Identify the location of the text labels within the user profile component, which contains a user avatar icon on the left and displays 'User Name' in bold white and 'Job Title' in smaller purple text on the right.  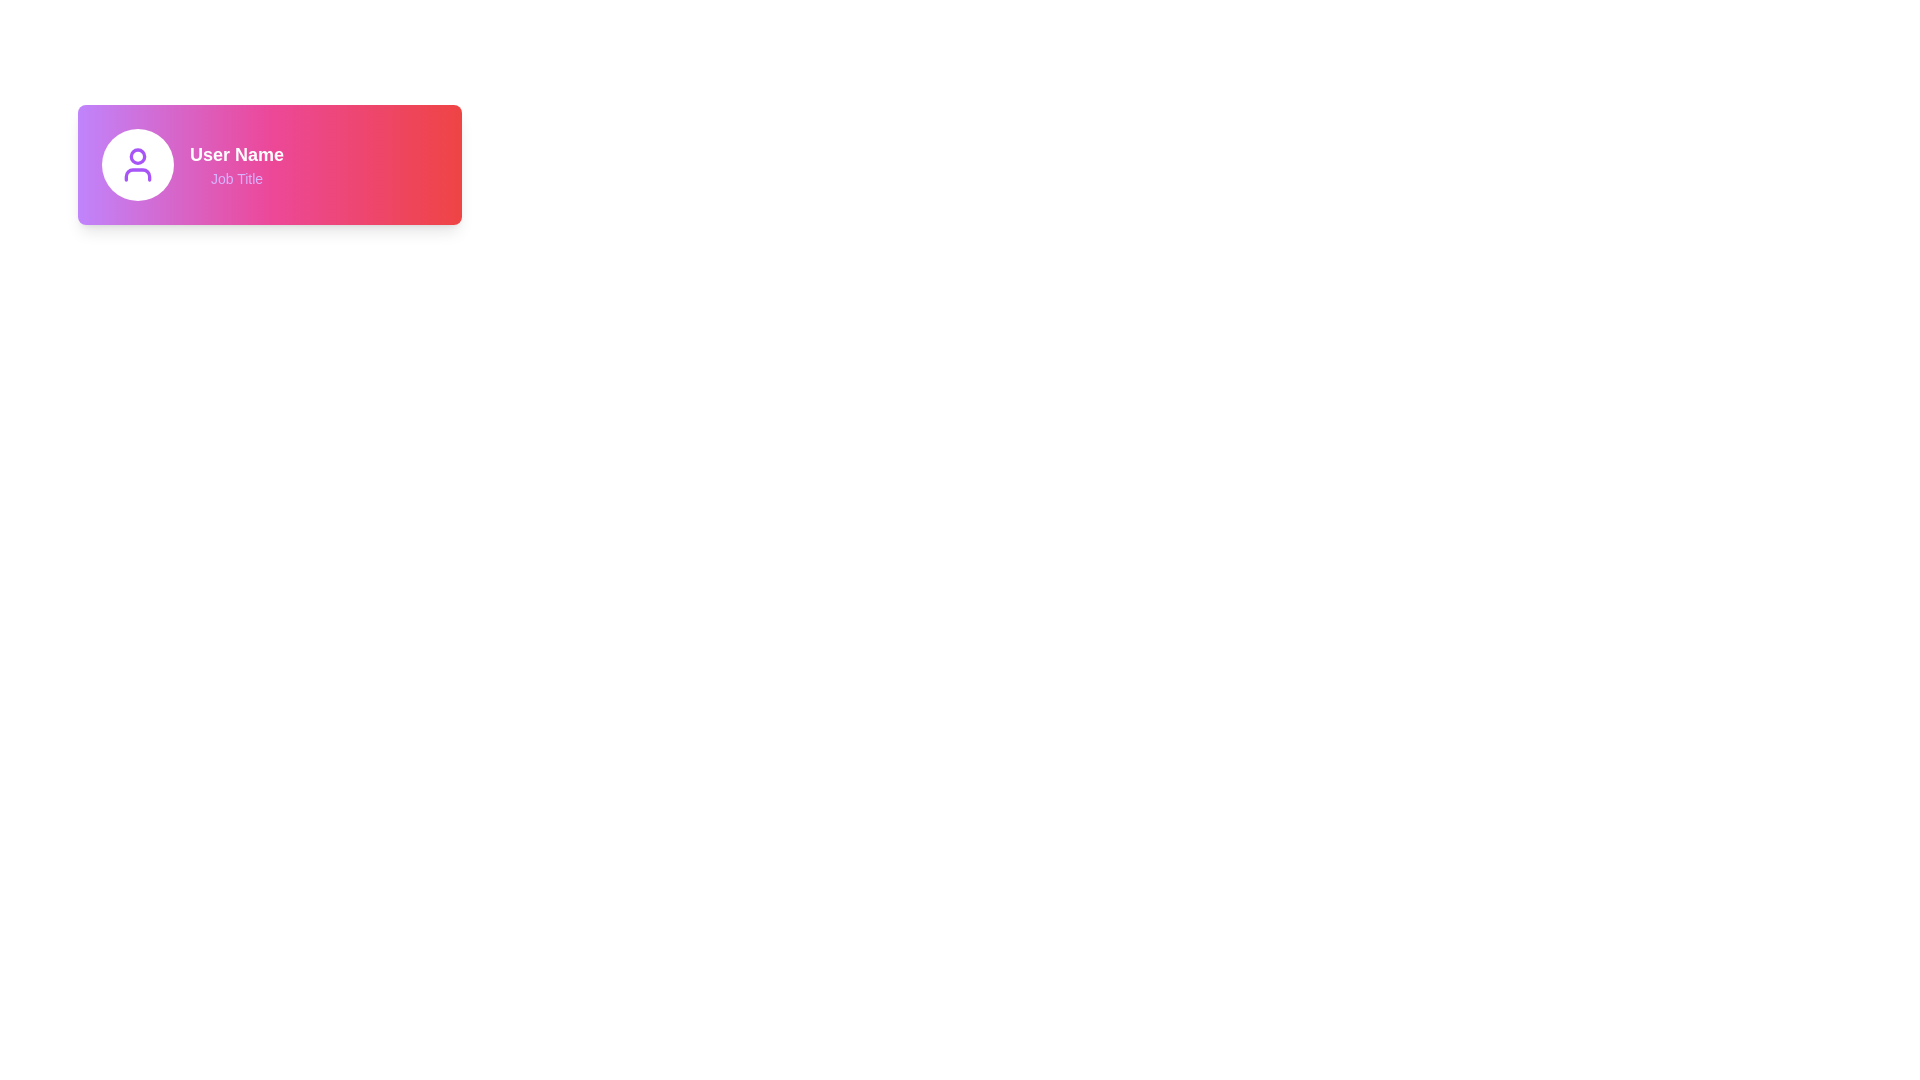
(268, 164).